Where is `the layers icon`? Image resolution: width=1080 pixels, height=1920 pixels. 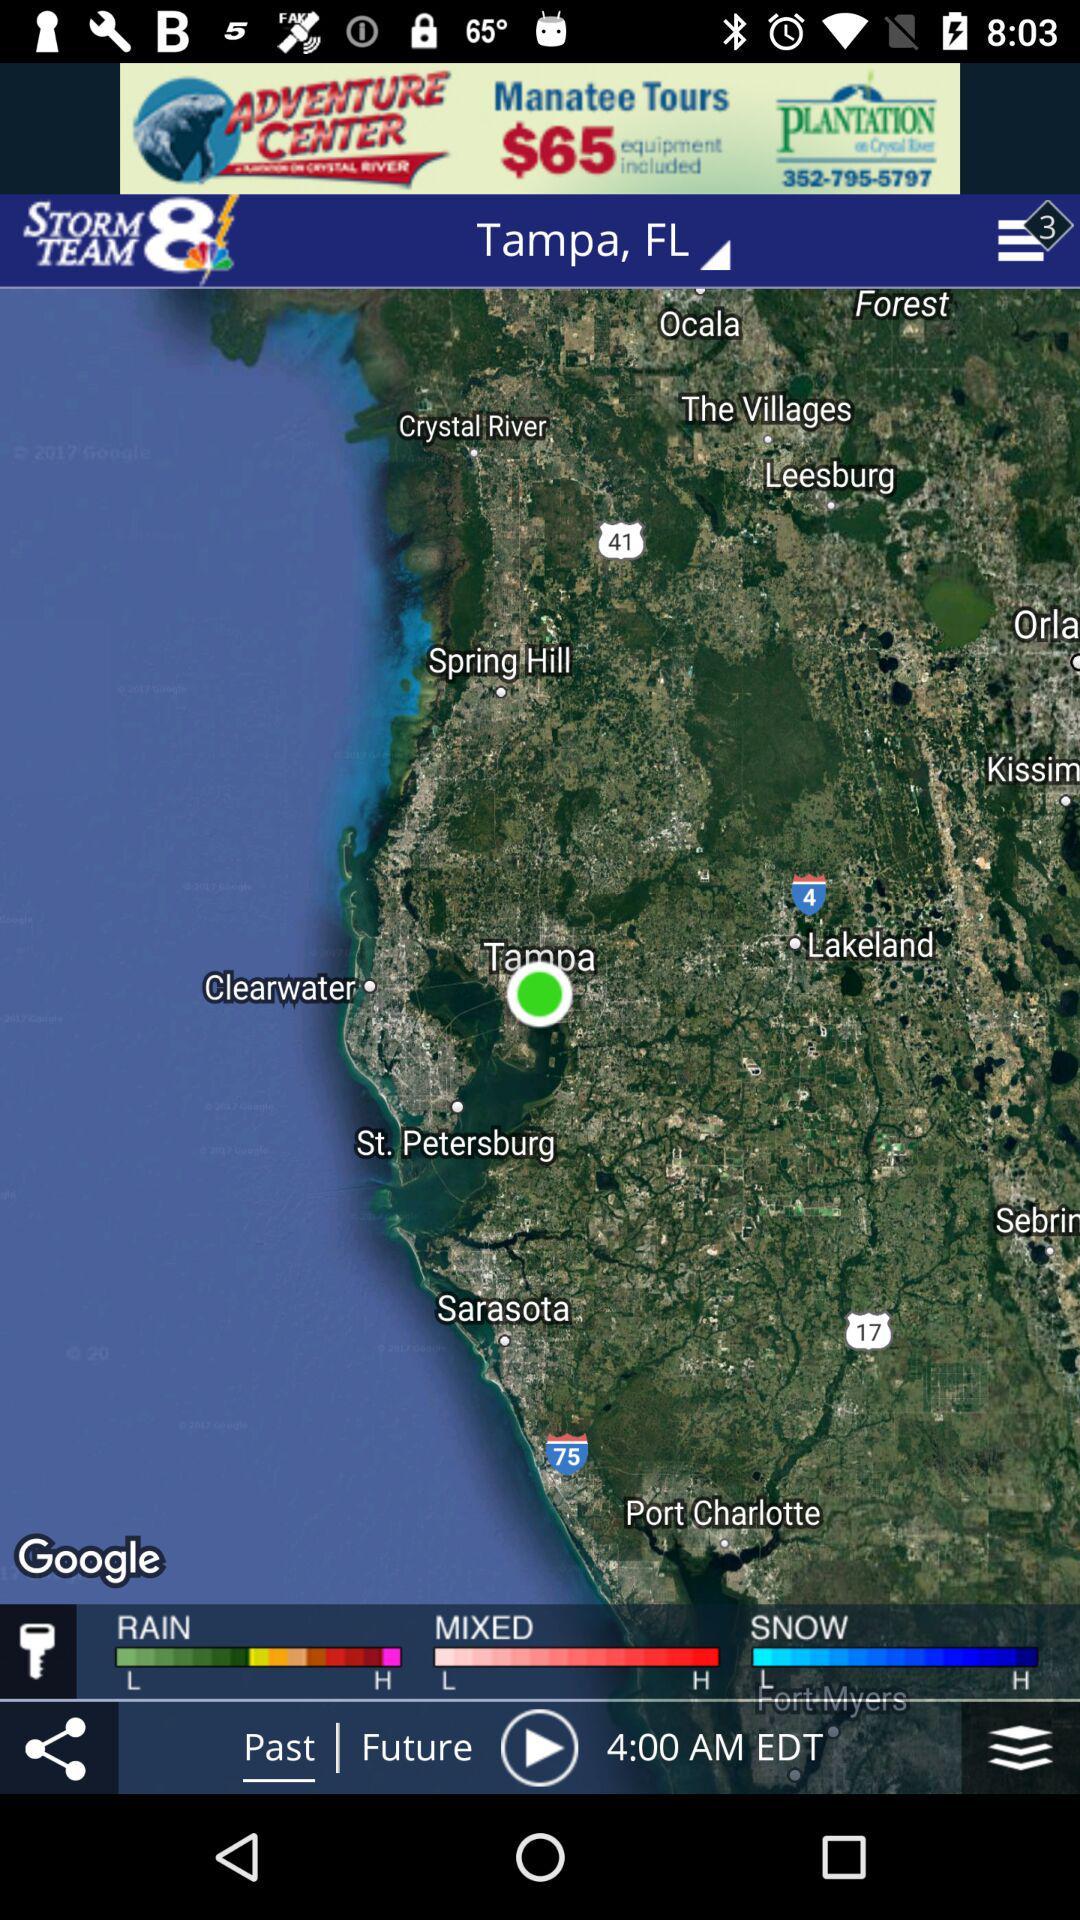 the layers icon is located at coordinates (1020, 1746).